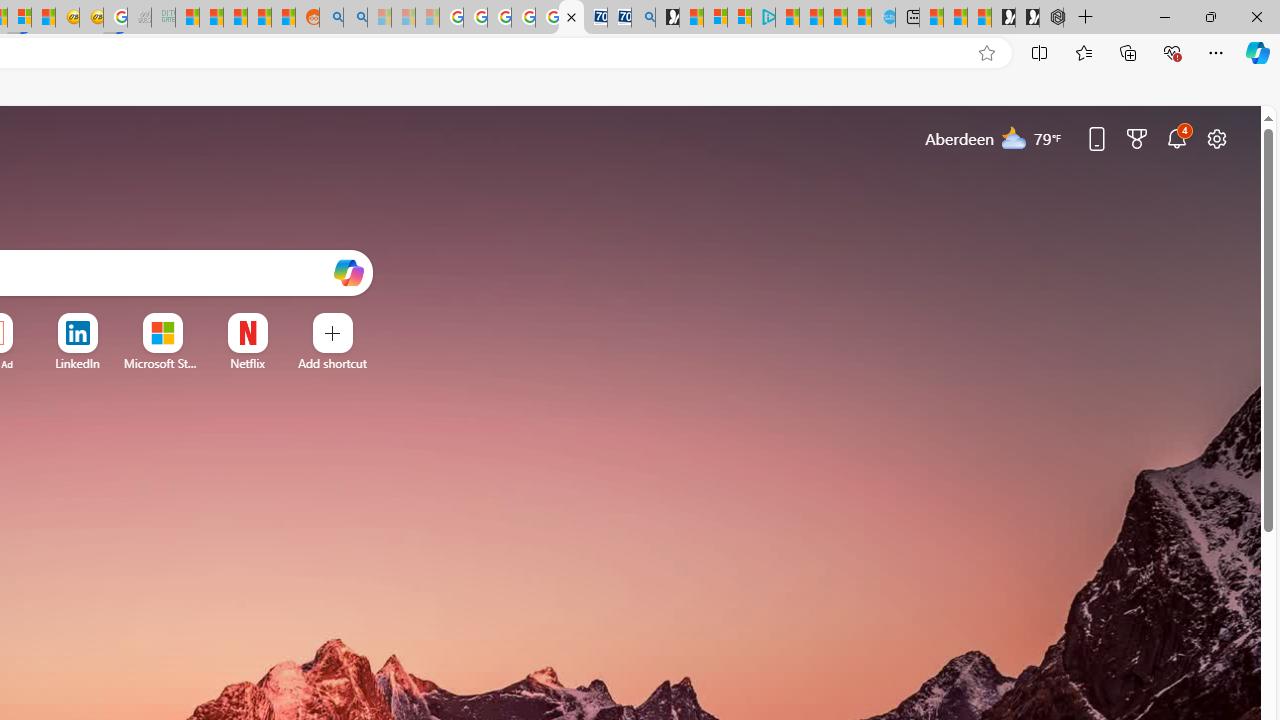  What do you see at coordinates (138, 17) in the screenshot?
I see `'Navy Quest'` at bounding box center [138, 17].